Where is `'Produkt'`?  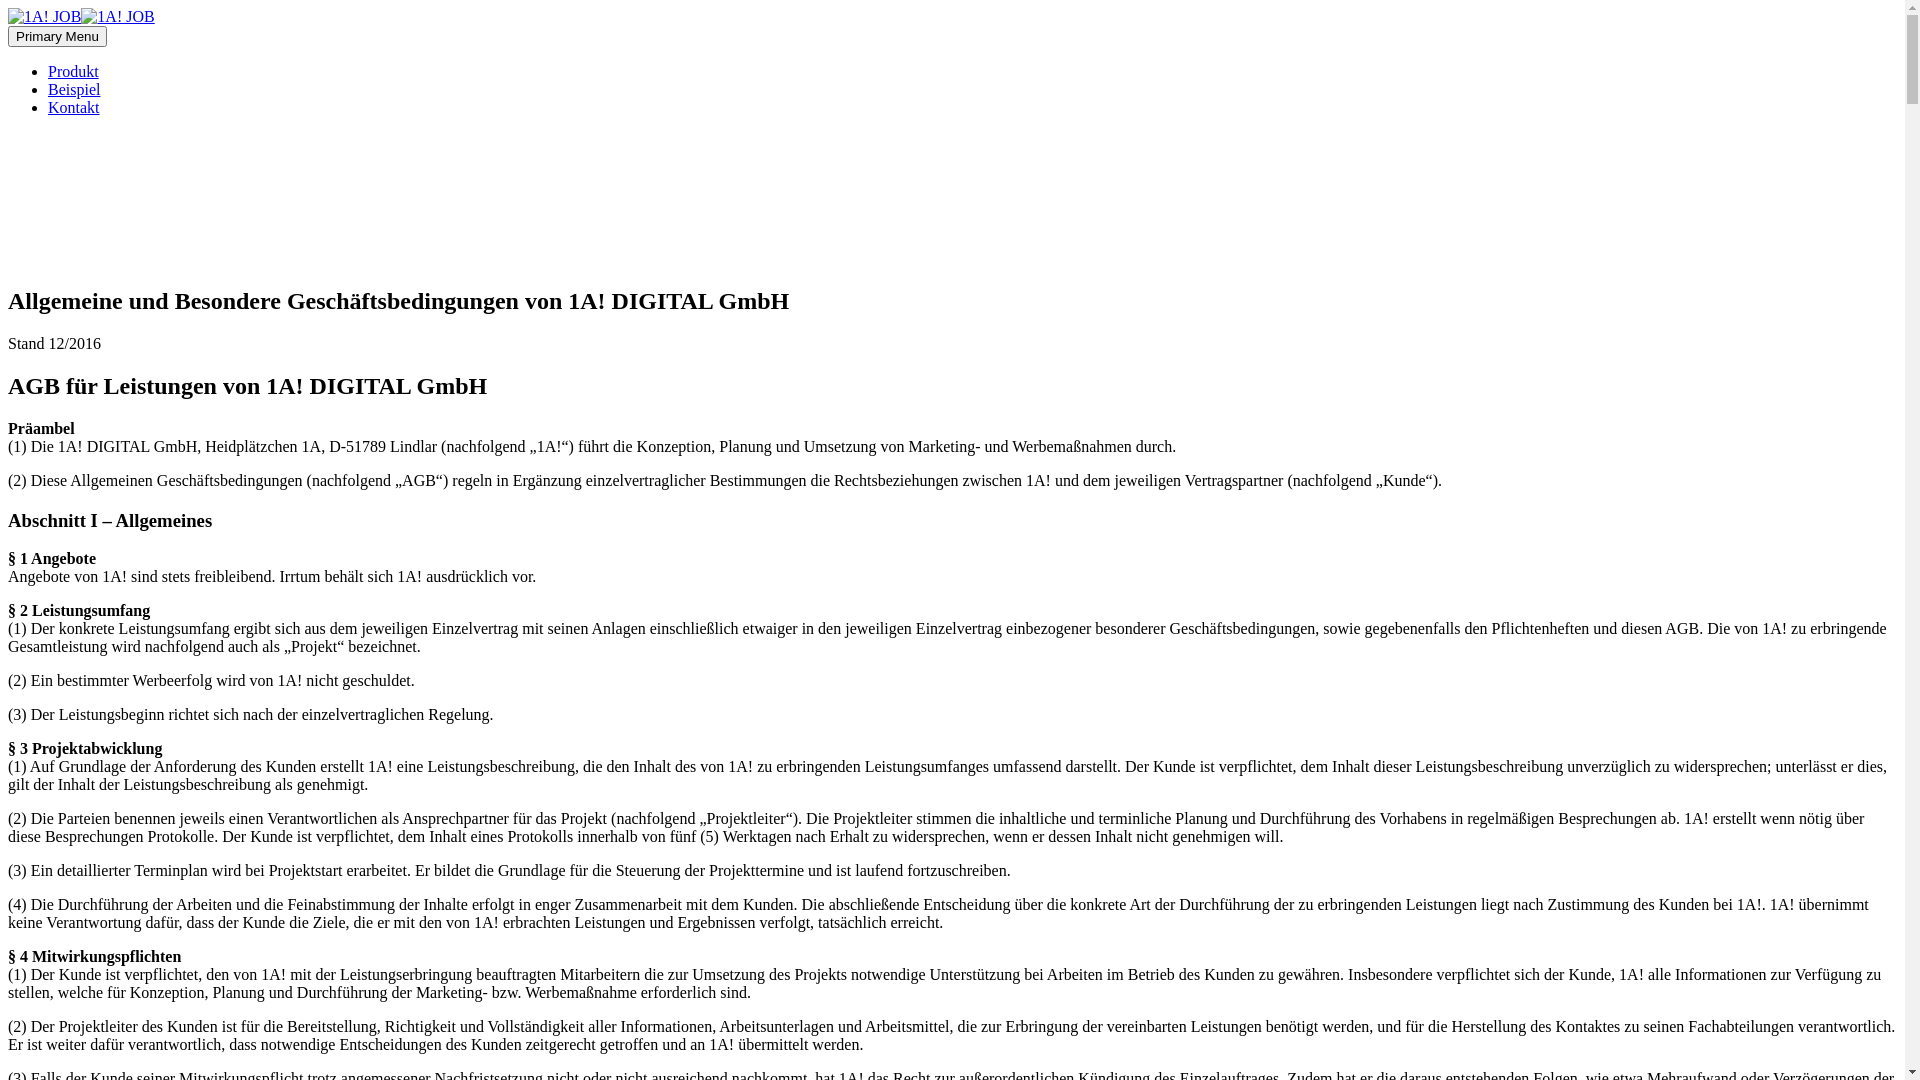 'Produkt' is located at coordinates (73, 70).